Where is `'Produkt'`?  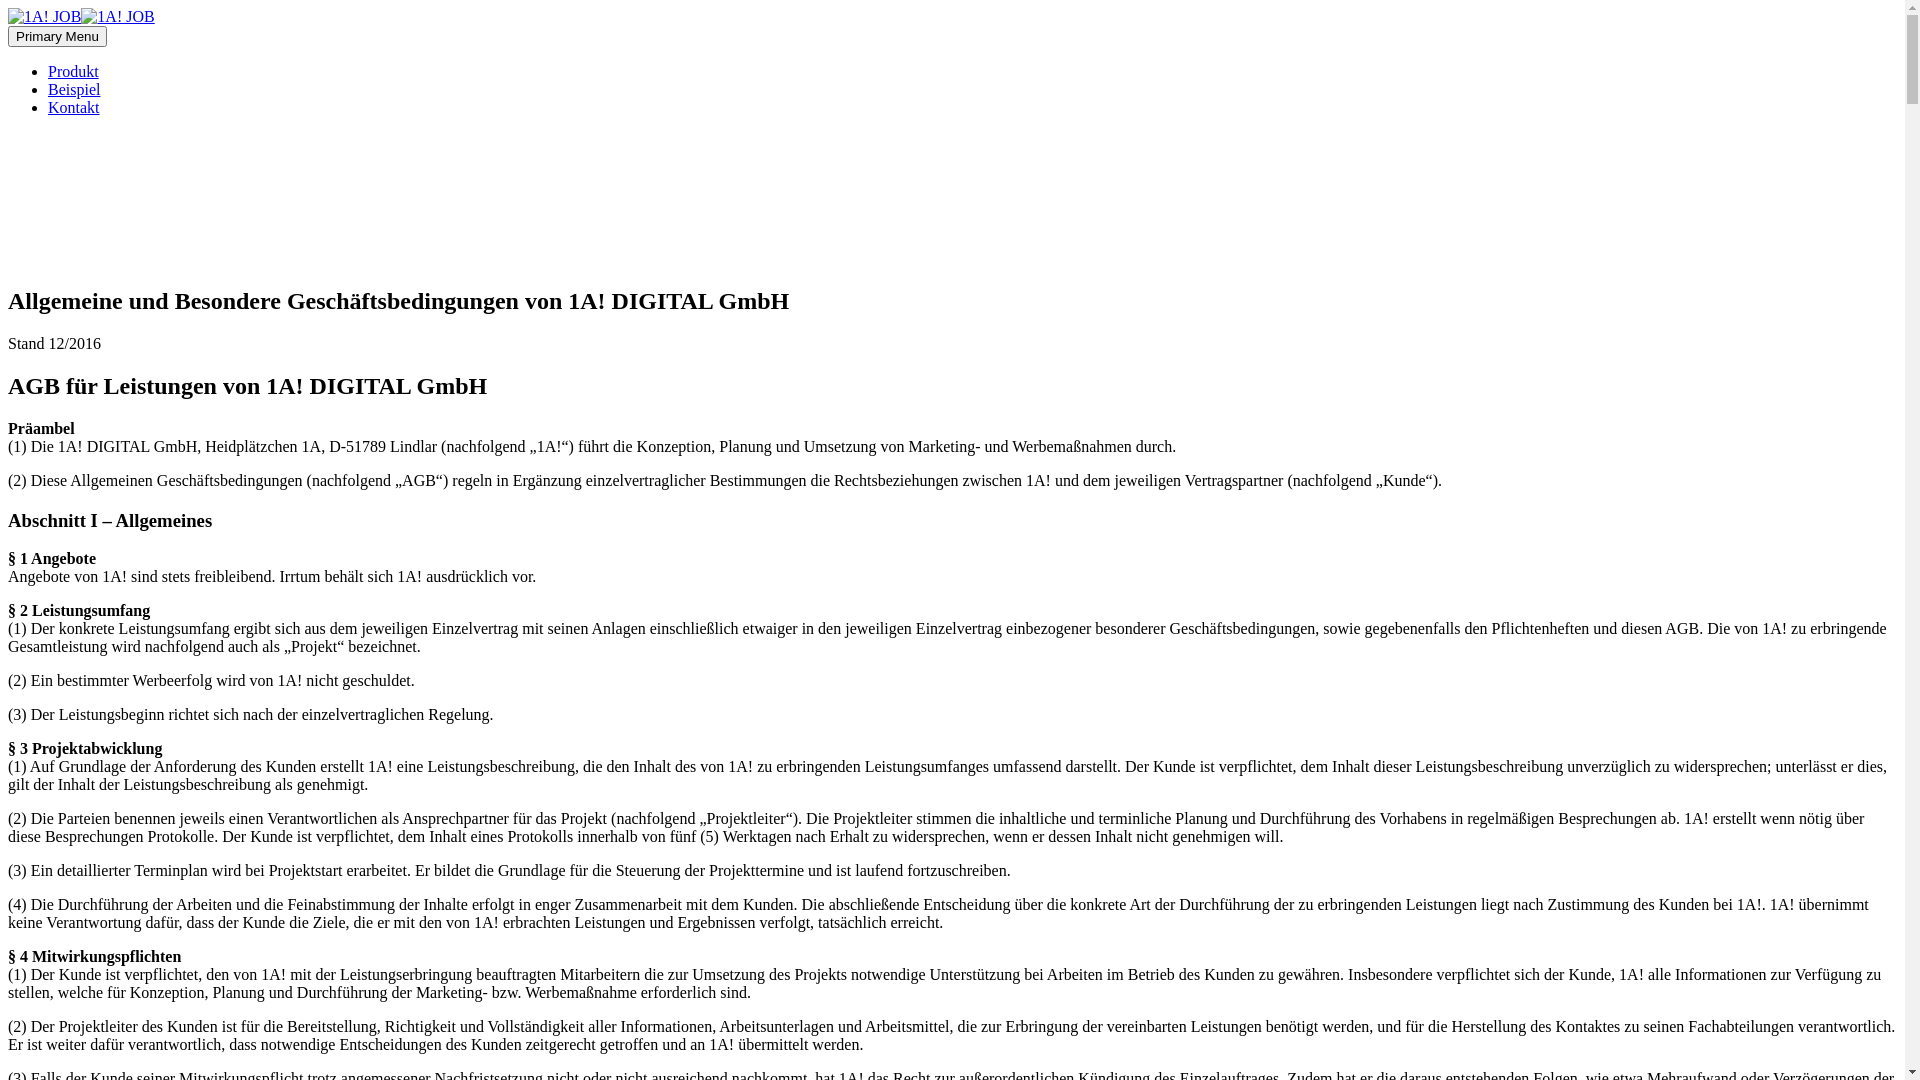 'Produkt' is located at coordinates (73, 70).